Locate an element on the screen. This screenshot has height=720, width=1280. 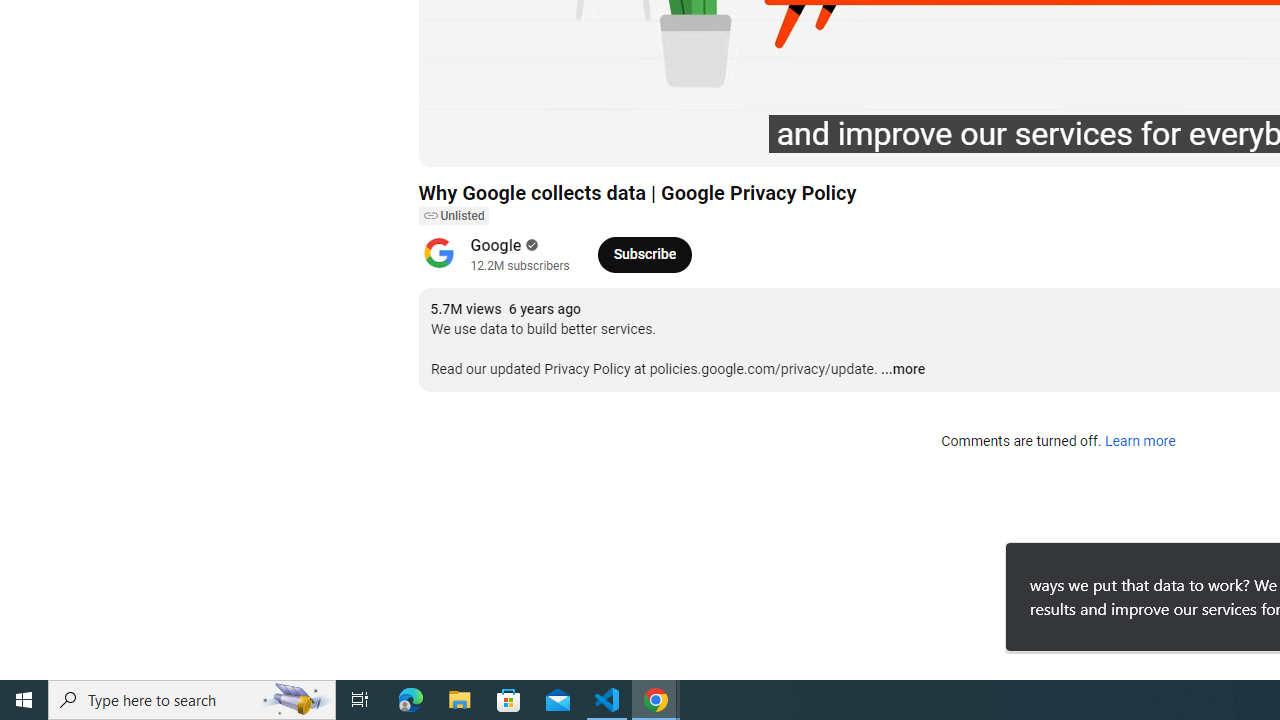
'Verified' is located at coordinates (530, 244).